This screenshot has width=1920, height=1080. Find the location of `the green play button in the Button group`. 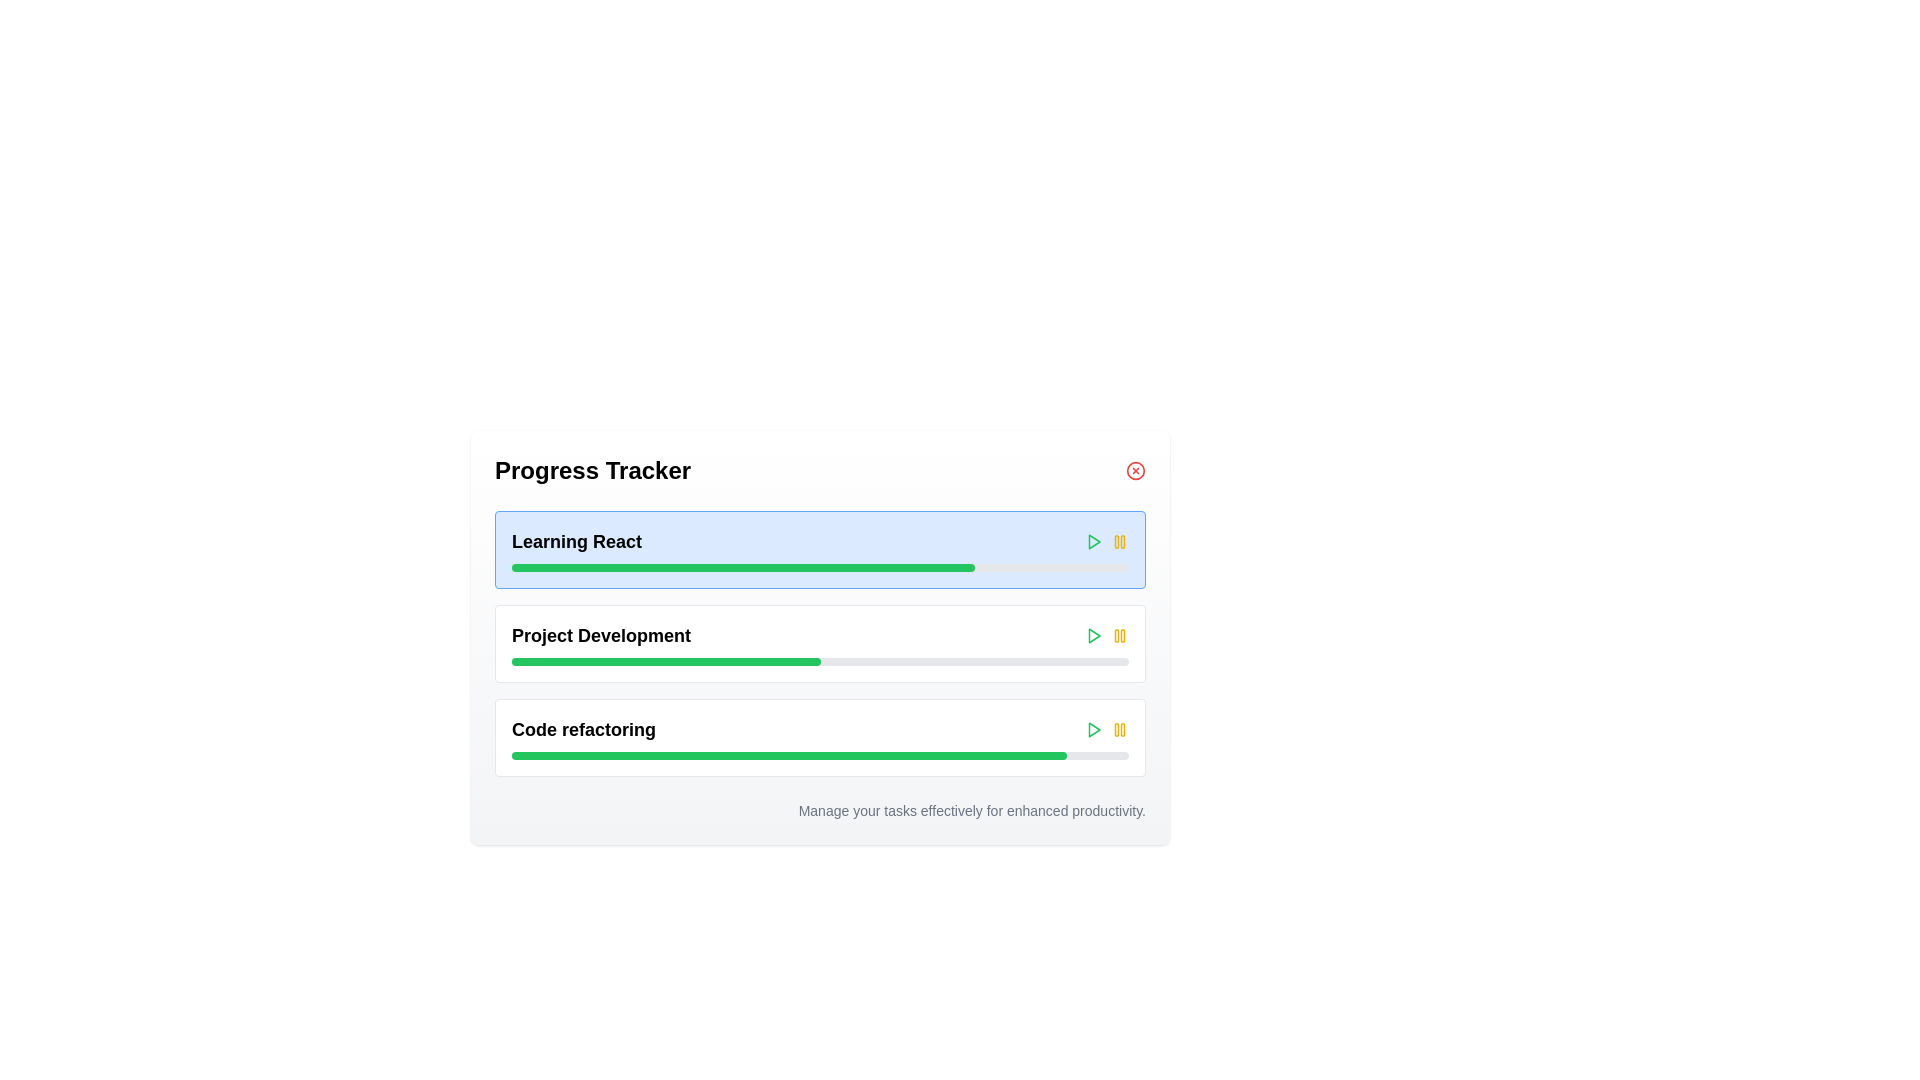

the green play button in the Button group is located at coordinates (1106, 636).